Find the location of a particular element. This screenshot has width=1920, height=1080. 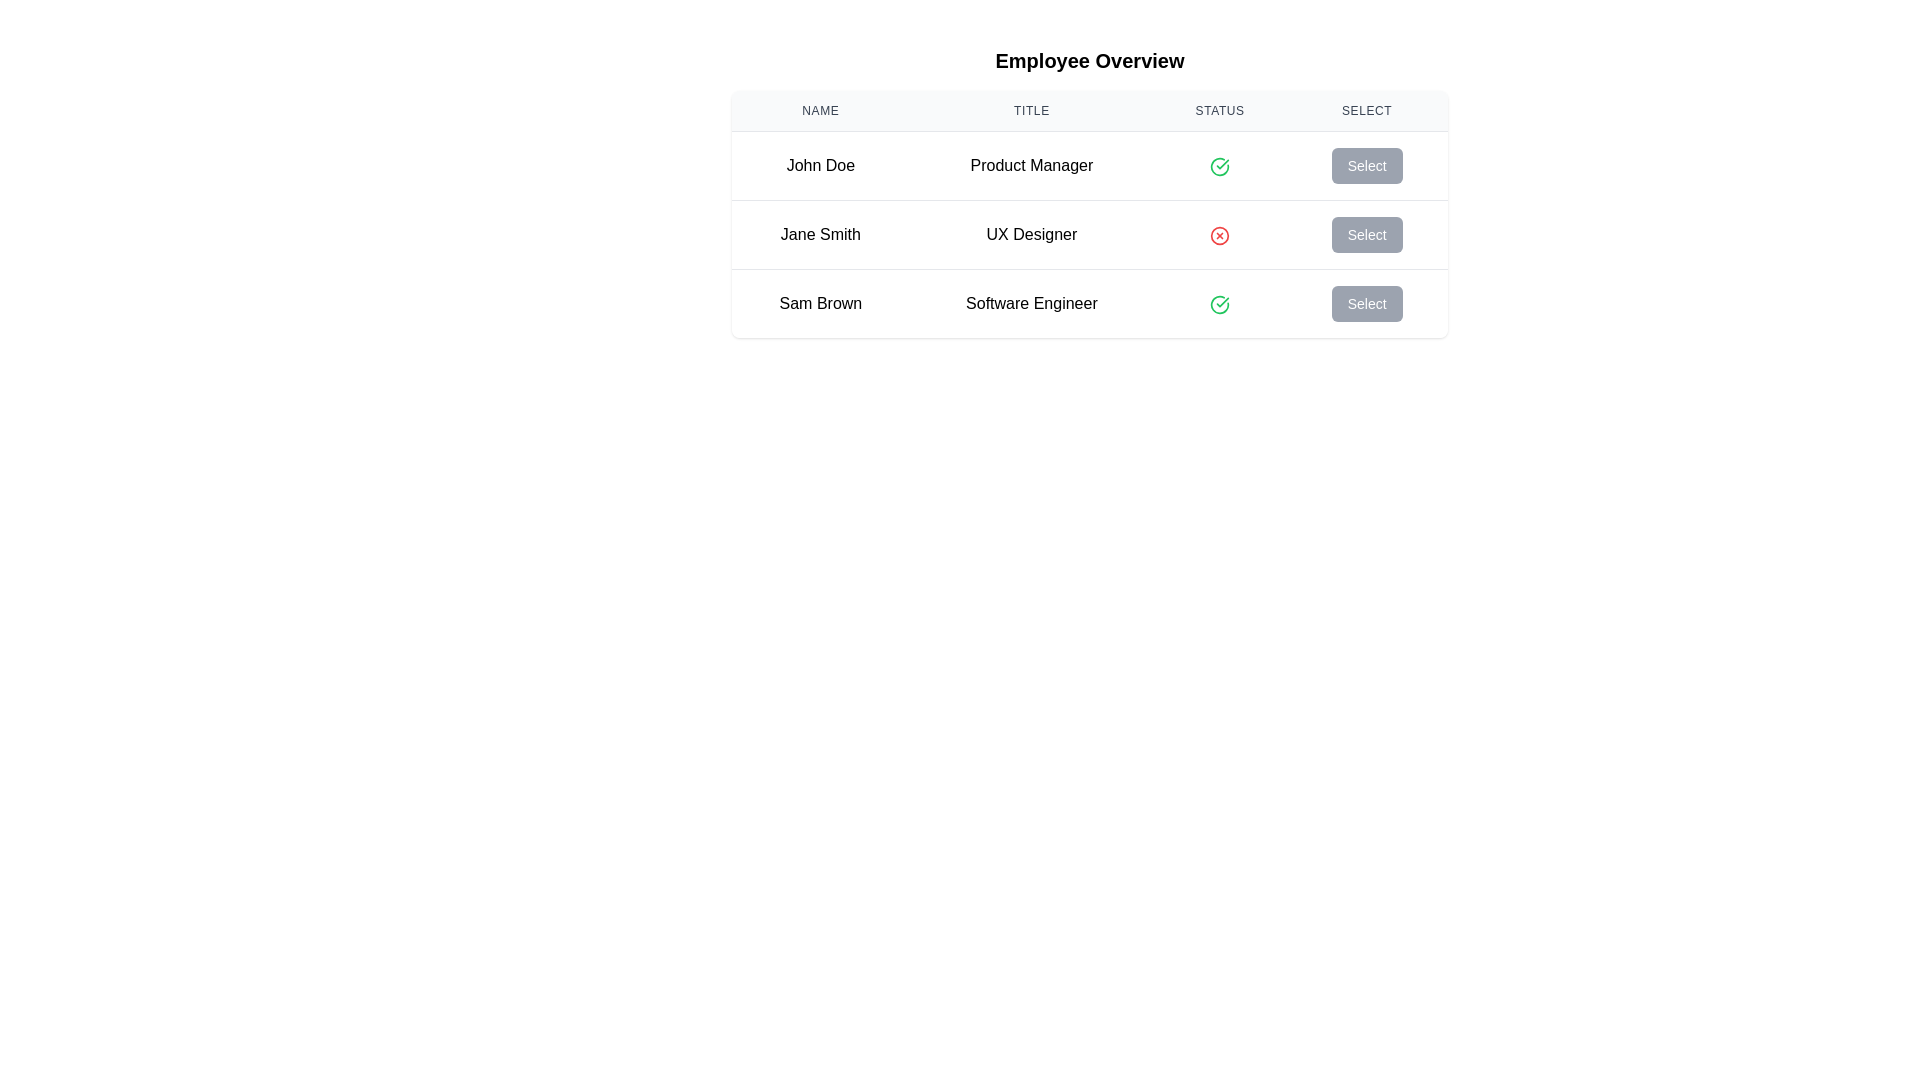

the static text element displaying the job title 'Software Engineer' located in the third row under the 'TITLE' column of the table is located at coordinates (1032, 303).